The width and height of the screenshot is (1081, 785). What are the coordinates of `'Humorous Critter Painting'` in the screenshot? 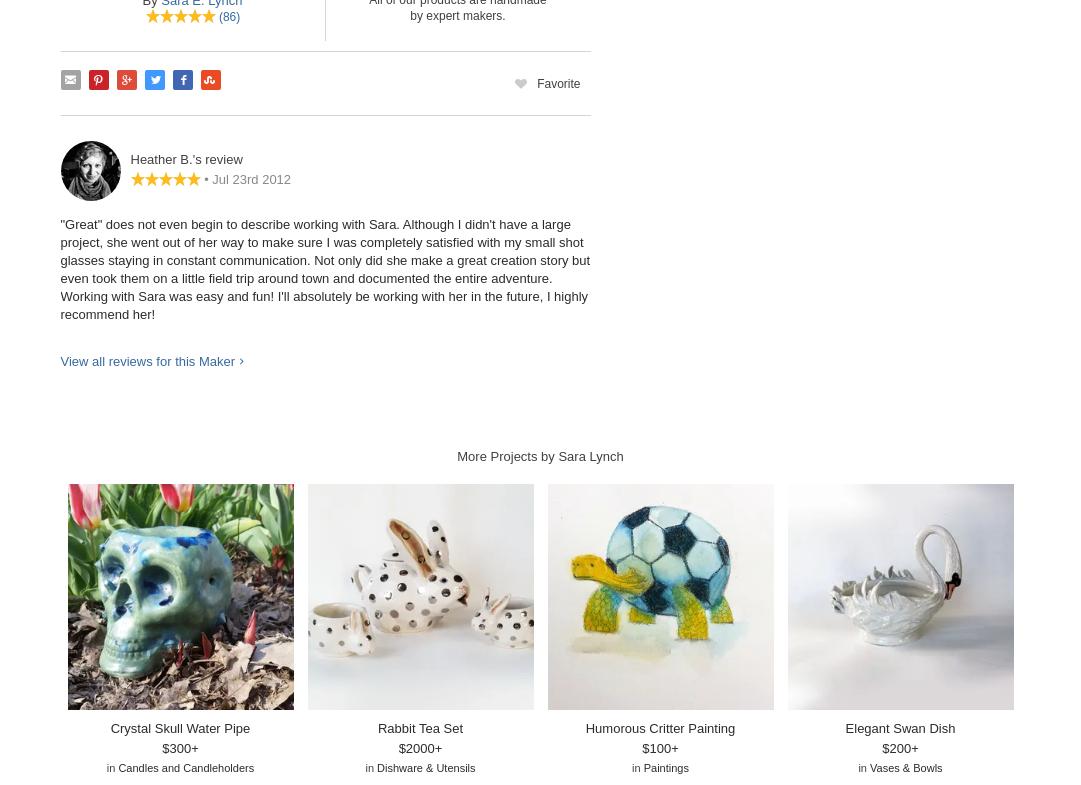 It's located at (658, 727).